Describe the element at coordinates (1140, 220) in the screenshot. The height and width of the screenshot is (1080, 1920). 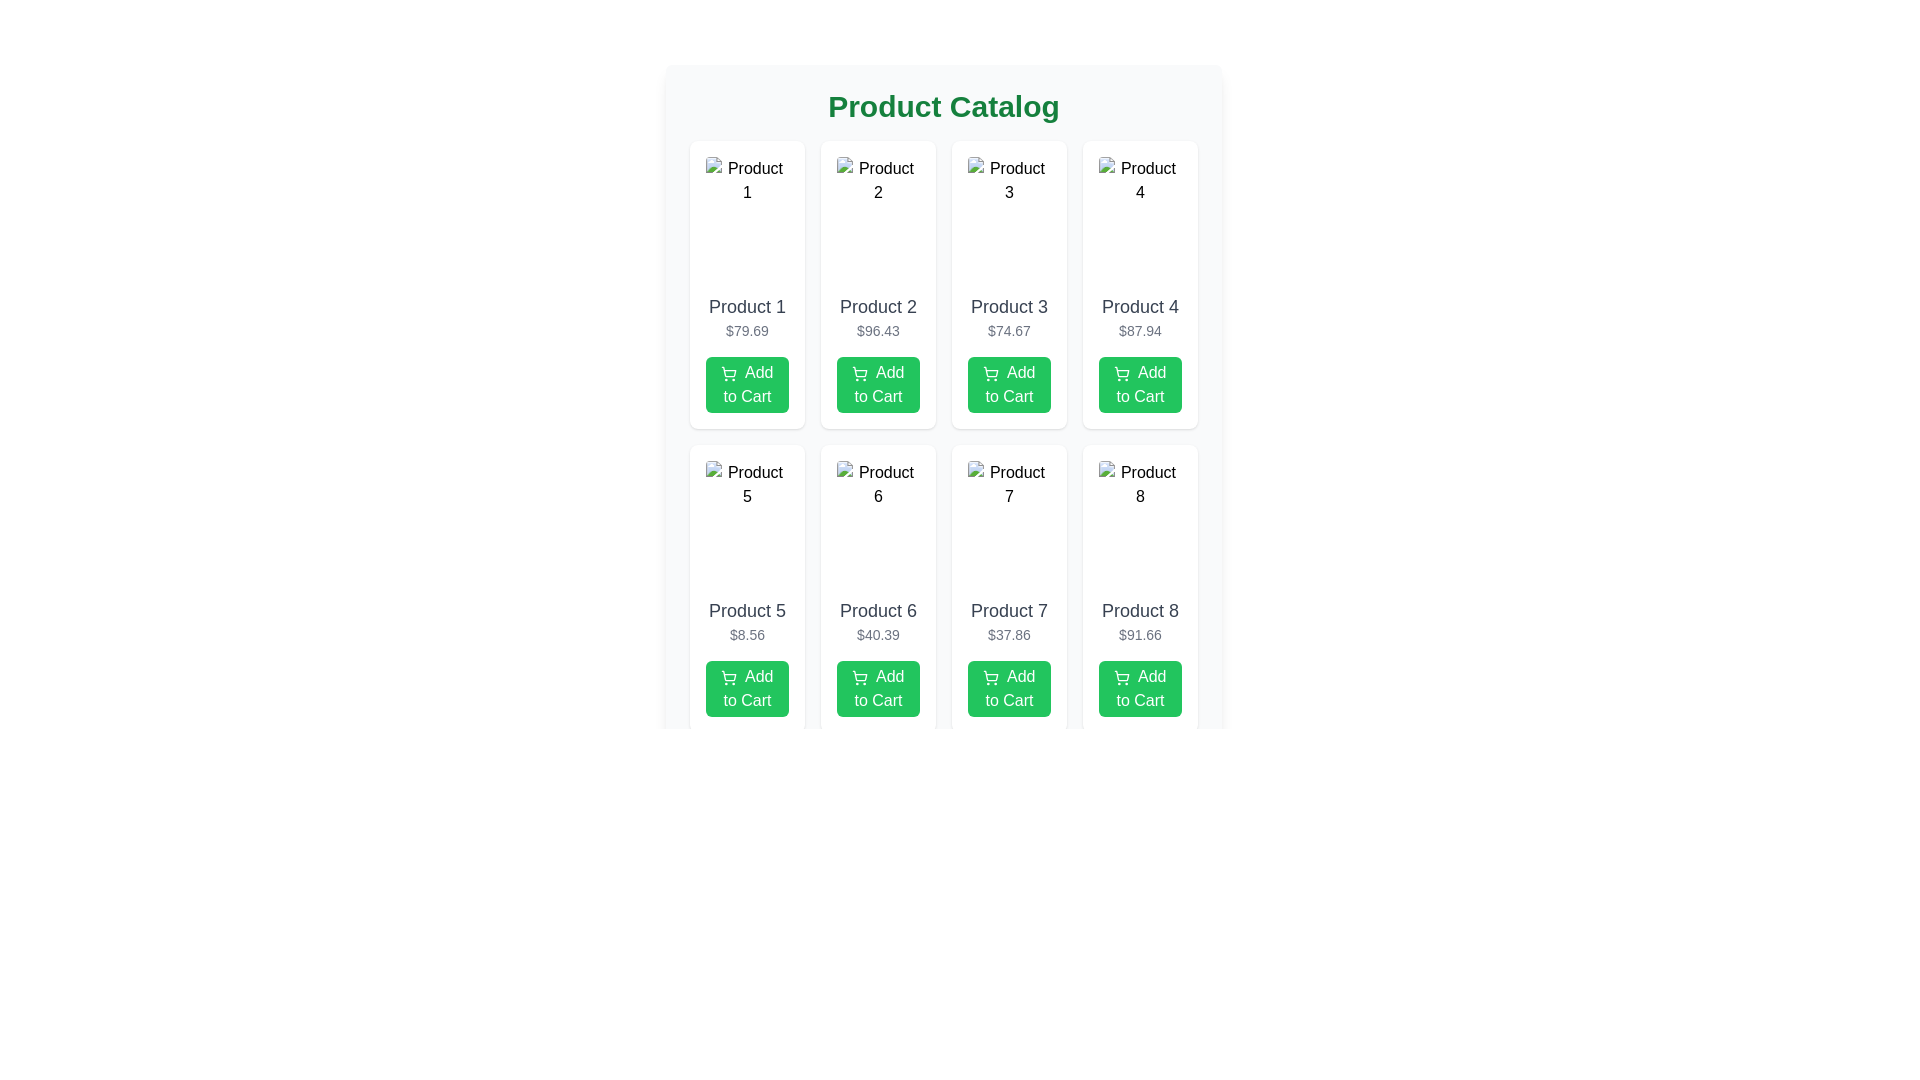
I see `the placeholder image labeled 'Product 4' located at the top of its card component in the 2x4 grid layout` at that location.